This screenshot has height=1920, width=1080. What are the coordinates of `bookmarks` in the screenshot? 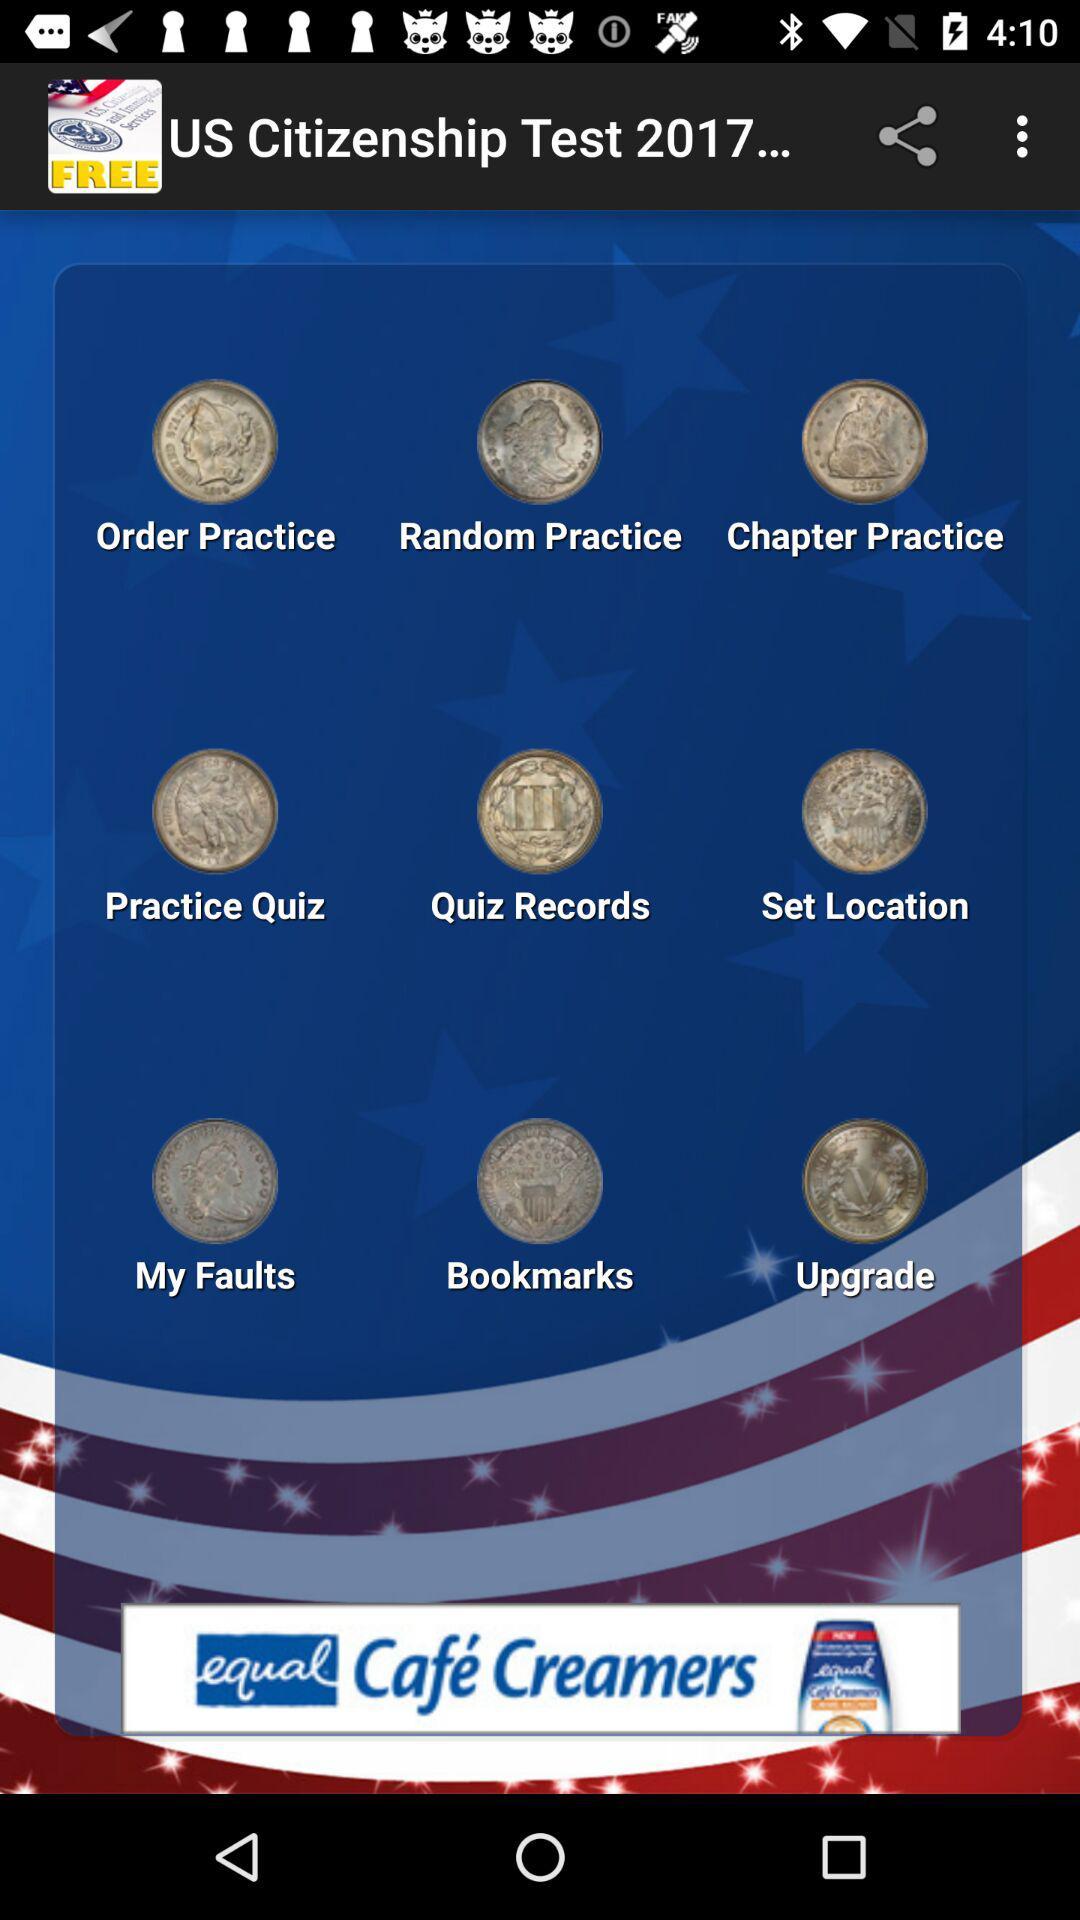 It's located at (540, 1181).